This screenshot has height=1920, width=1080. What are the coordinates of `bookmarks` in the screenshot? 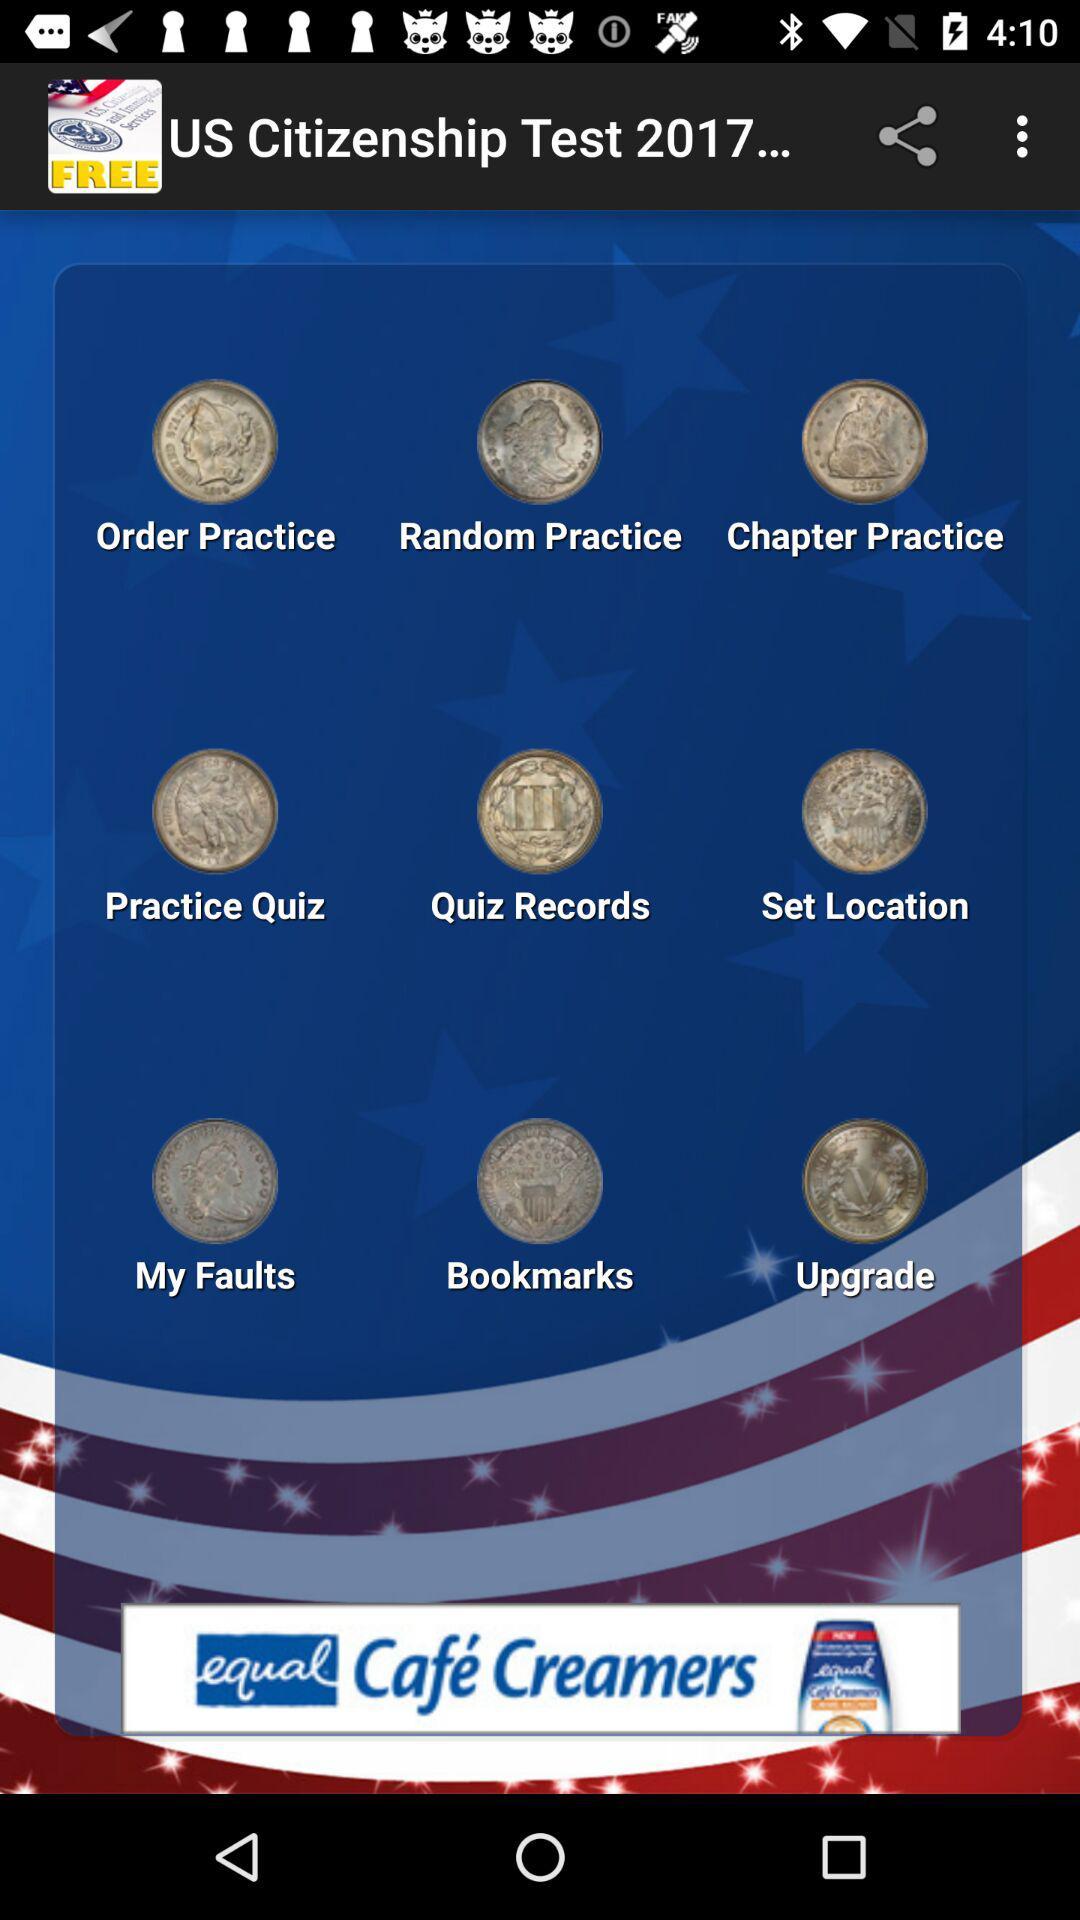 It's located at (540, 1181).